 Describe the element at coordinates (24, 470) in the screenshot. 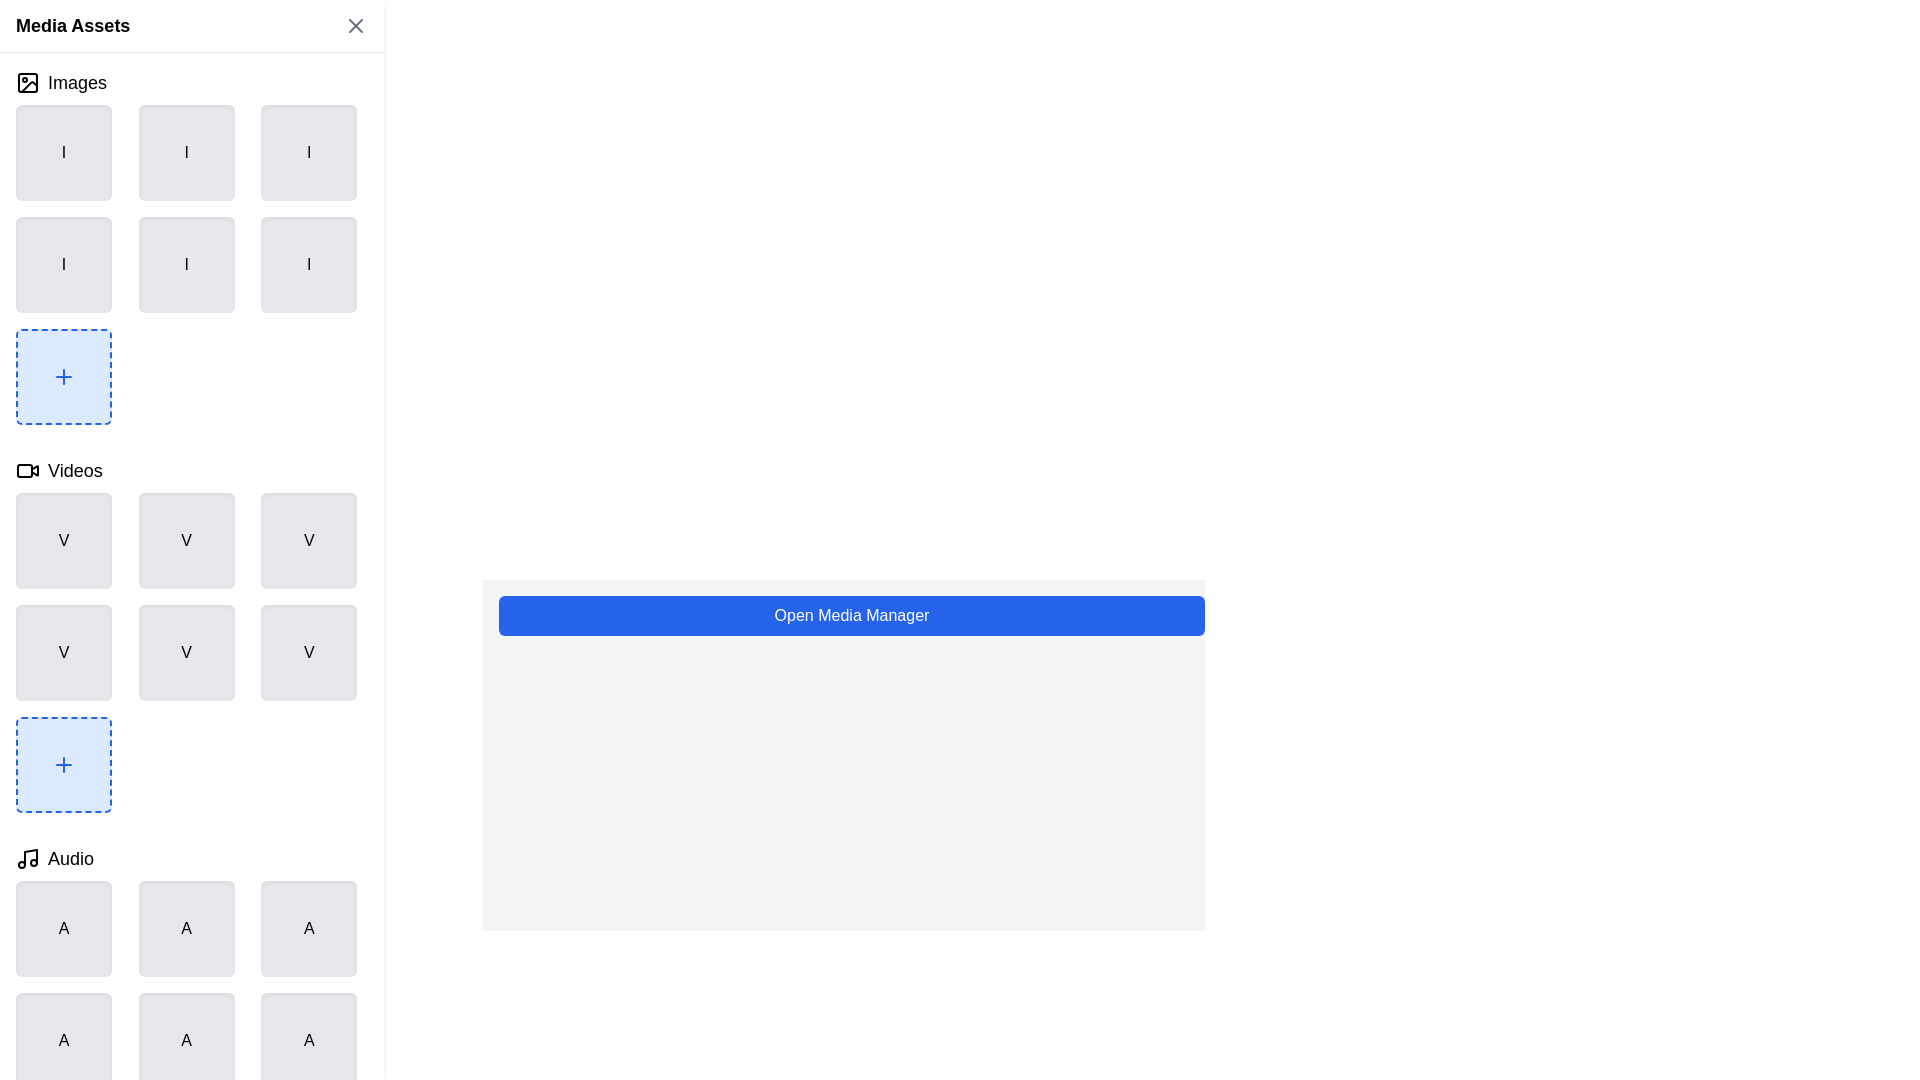

I see `the rectangle with rounded corners that is part of the video camera icon in the 'Videos' section` at that location.